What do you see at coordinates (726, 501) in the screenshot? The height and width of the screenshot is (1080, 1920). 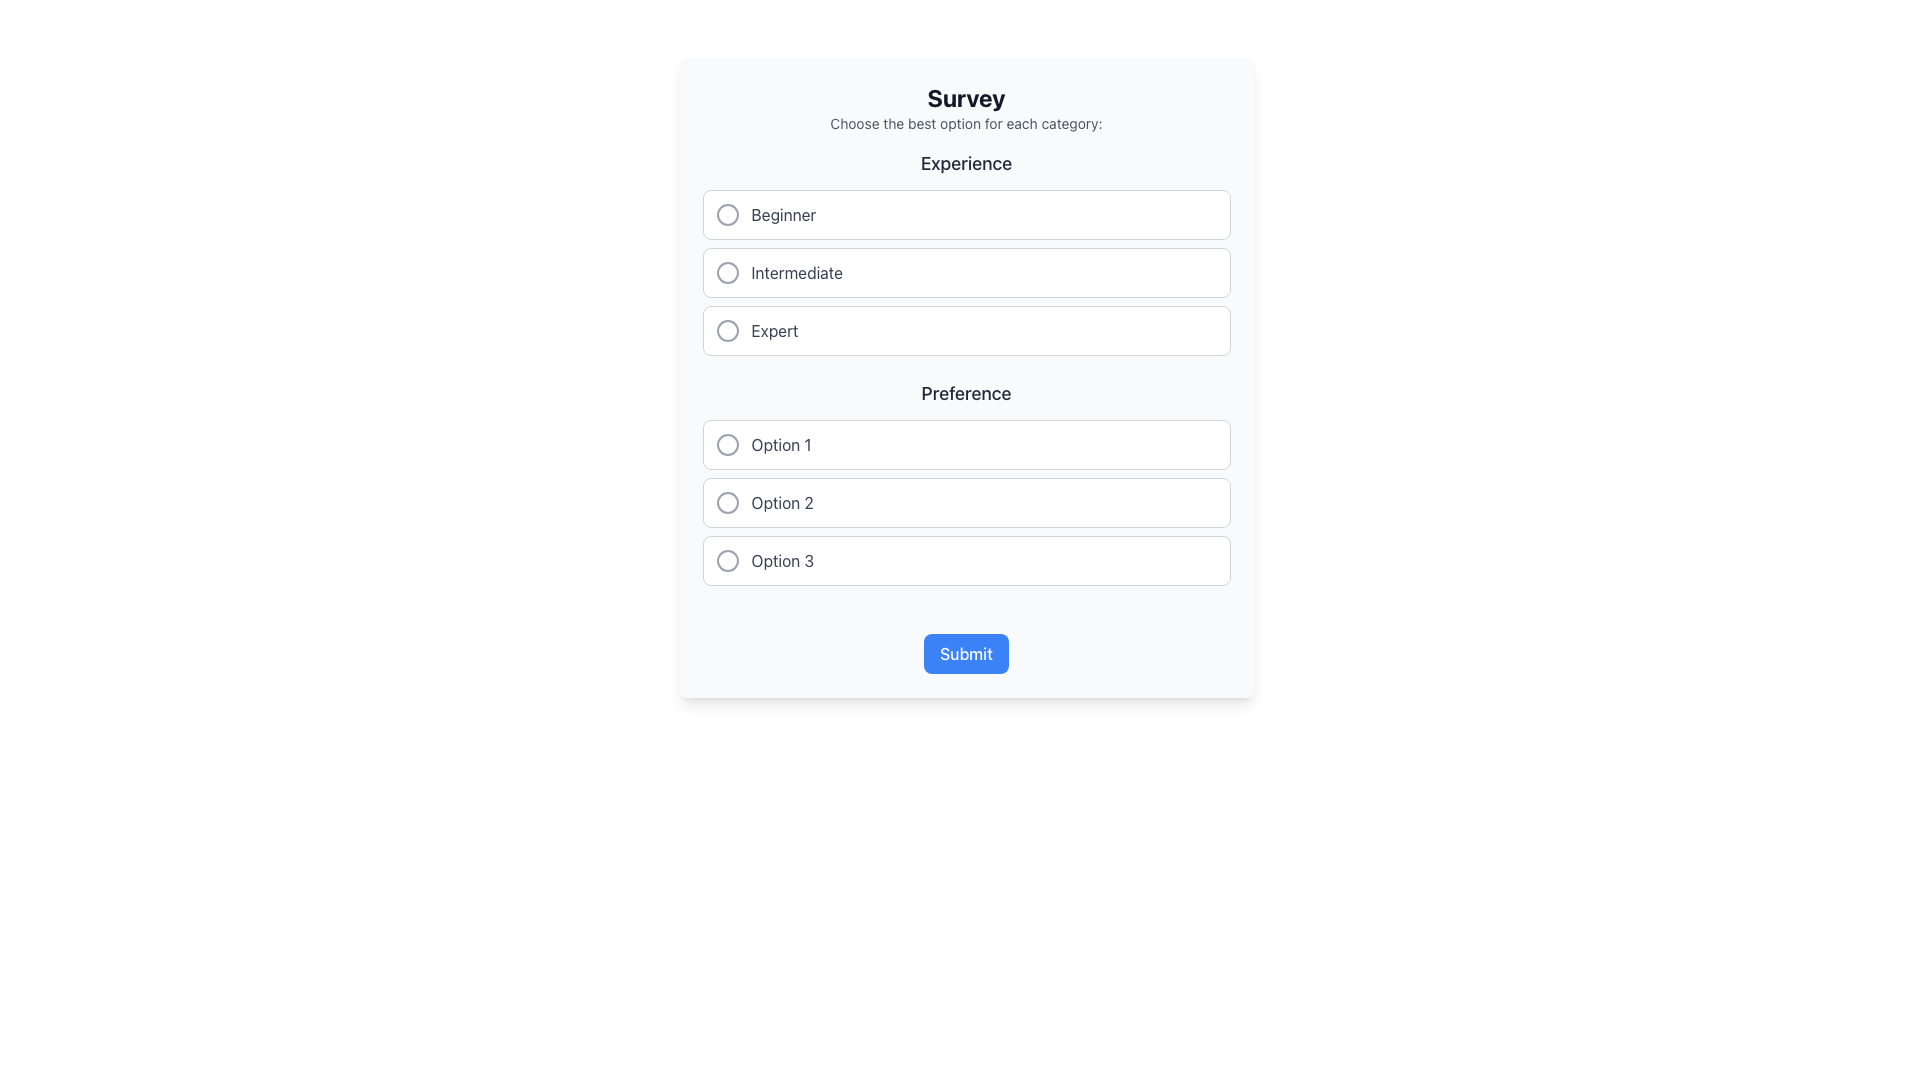 I see `the radio button` at bounding box center [726, 501].